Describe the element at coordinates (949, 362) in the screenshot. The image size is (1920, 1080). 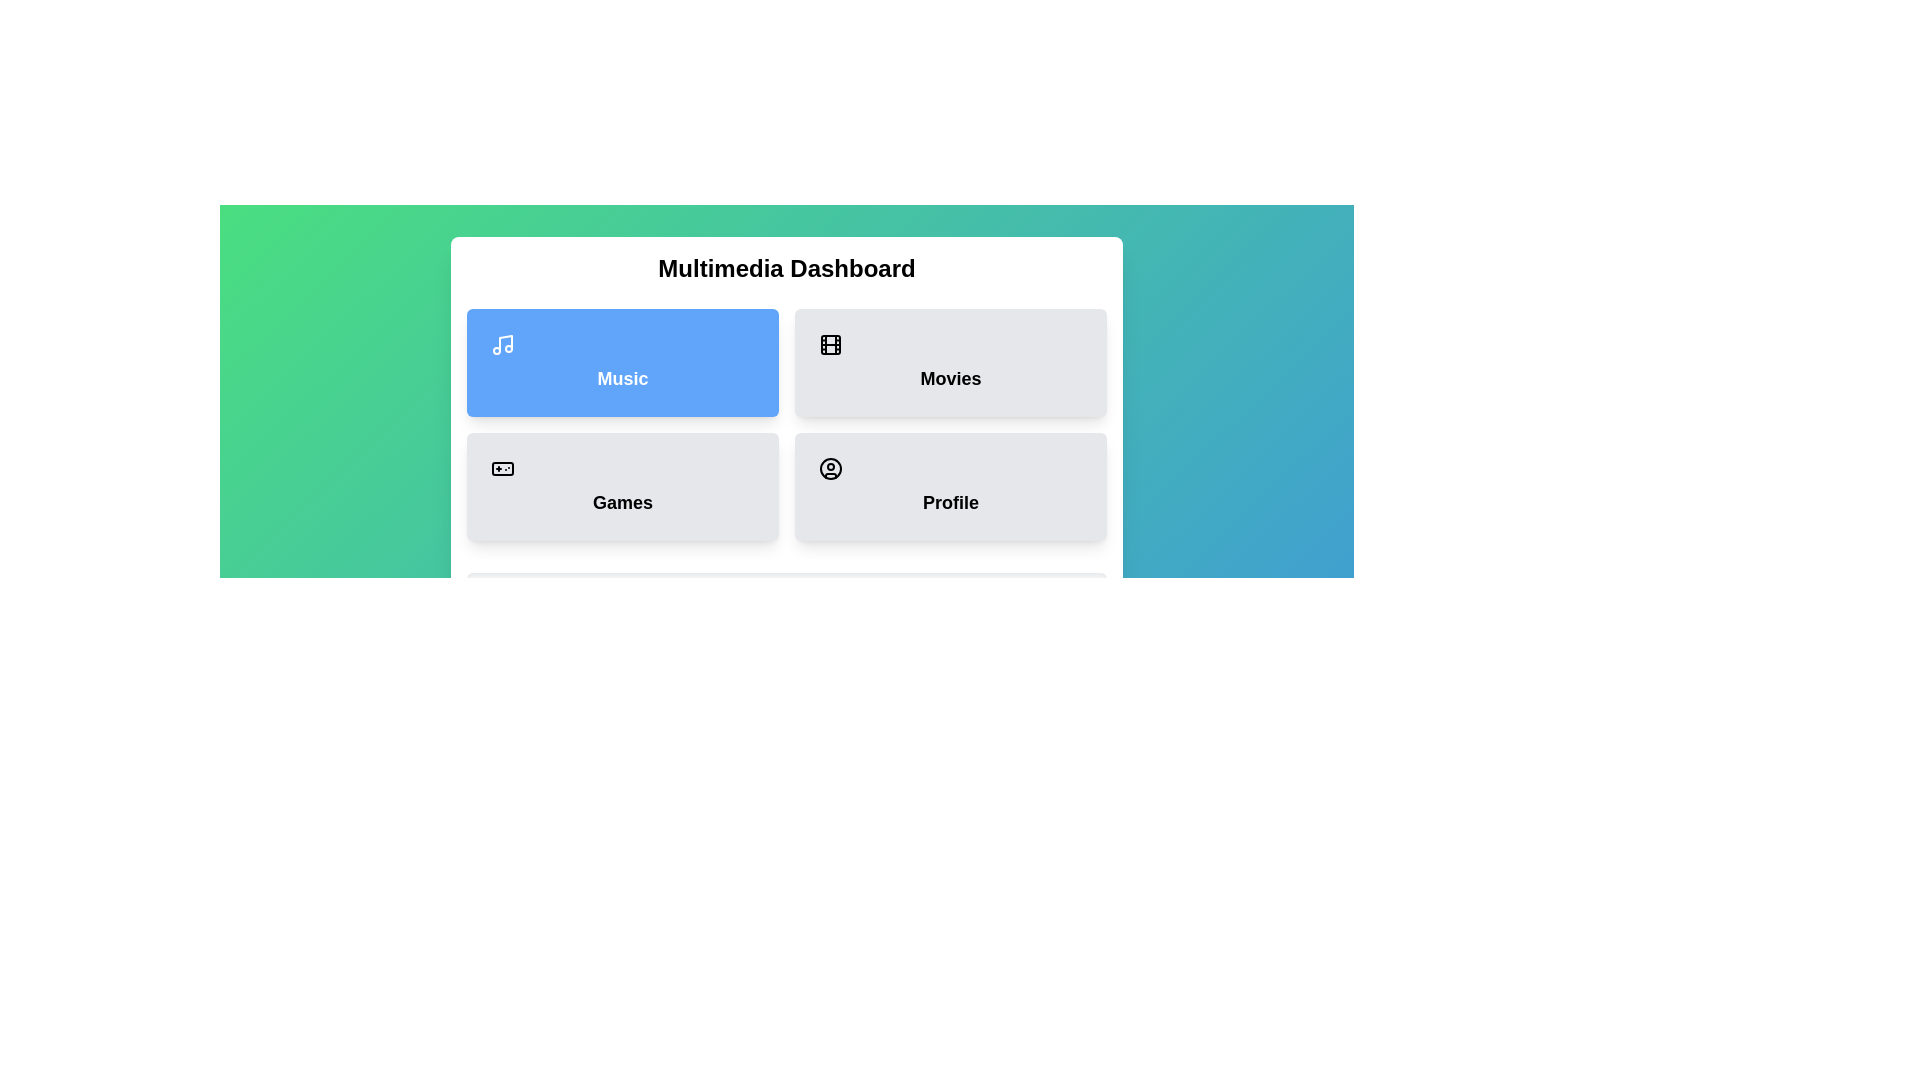
I see `the Movies button to display its description` at that location.